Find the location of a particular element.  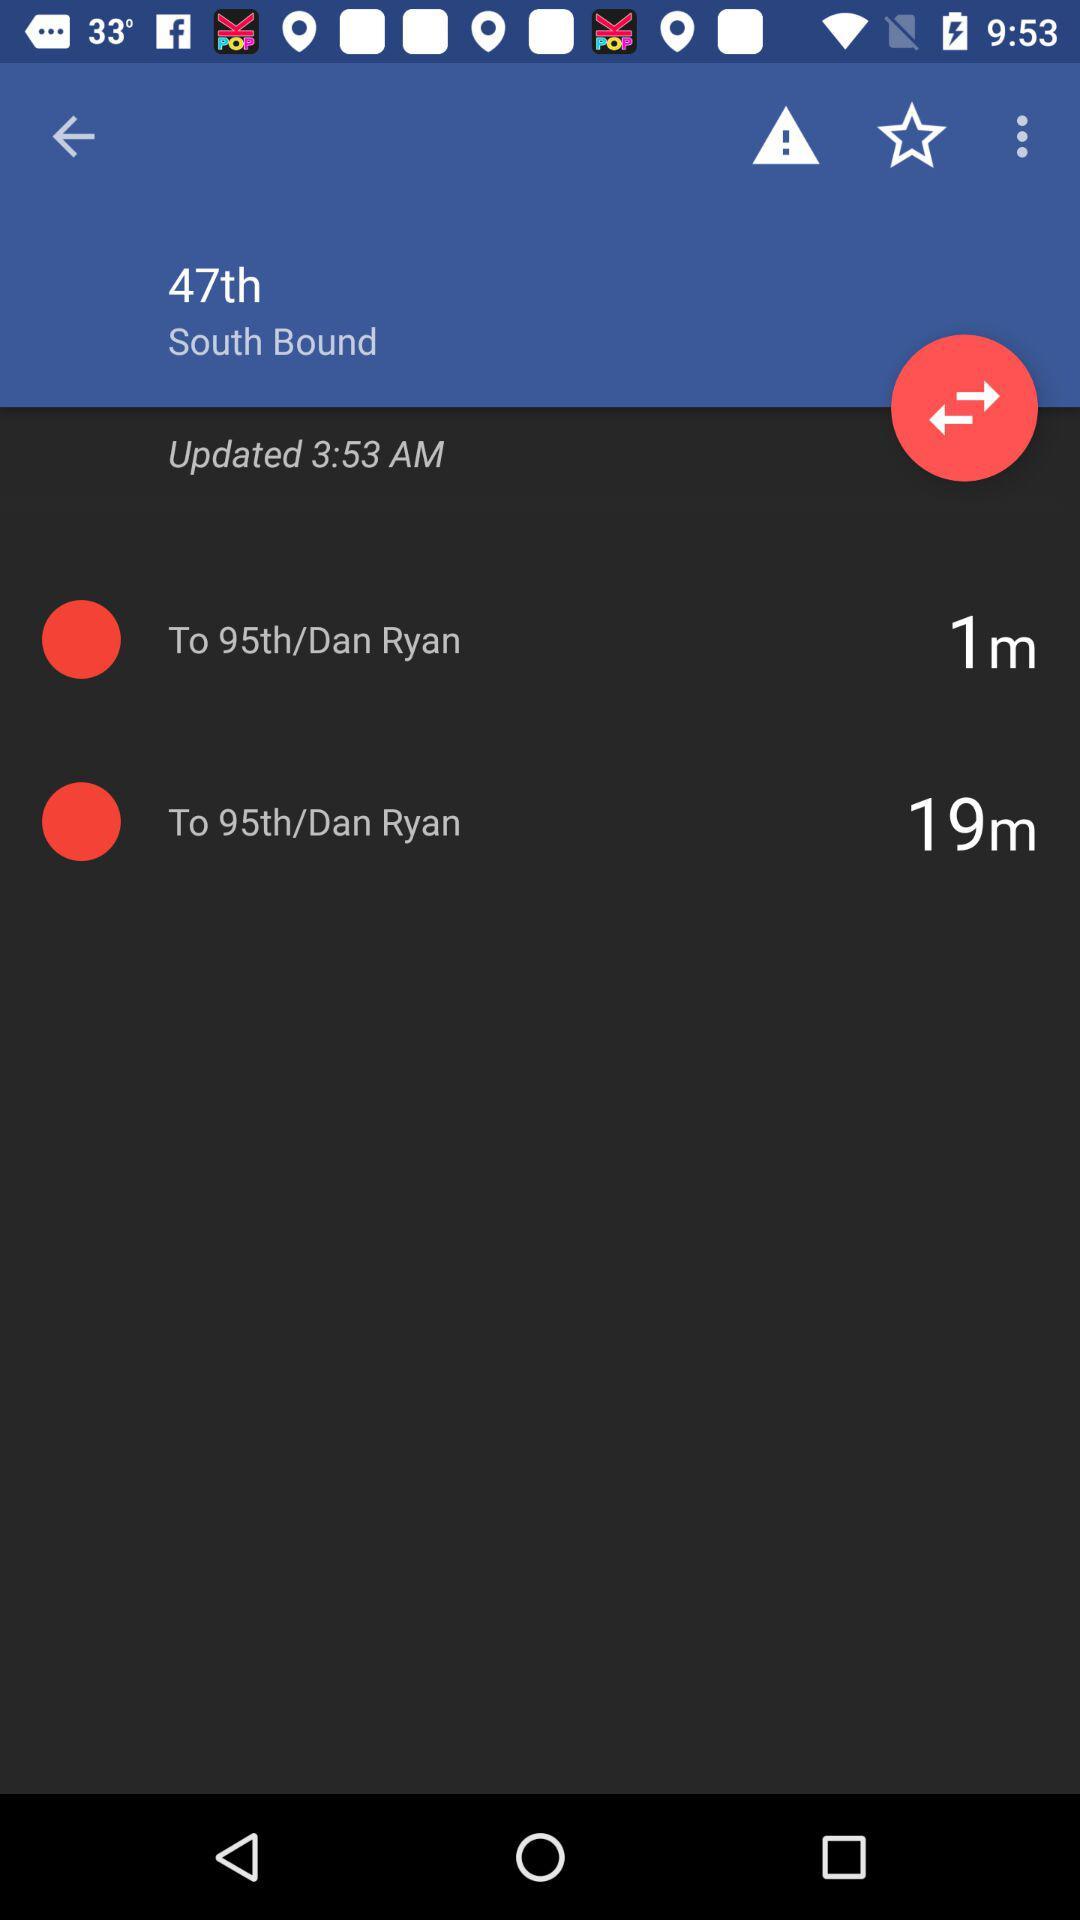

item next to m icon is located at coordinates (945, 821).